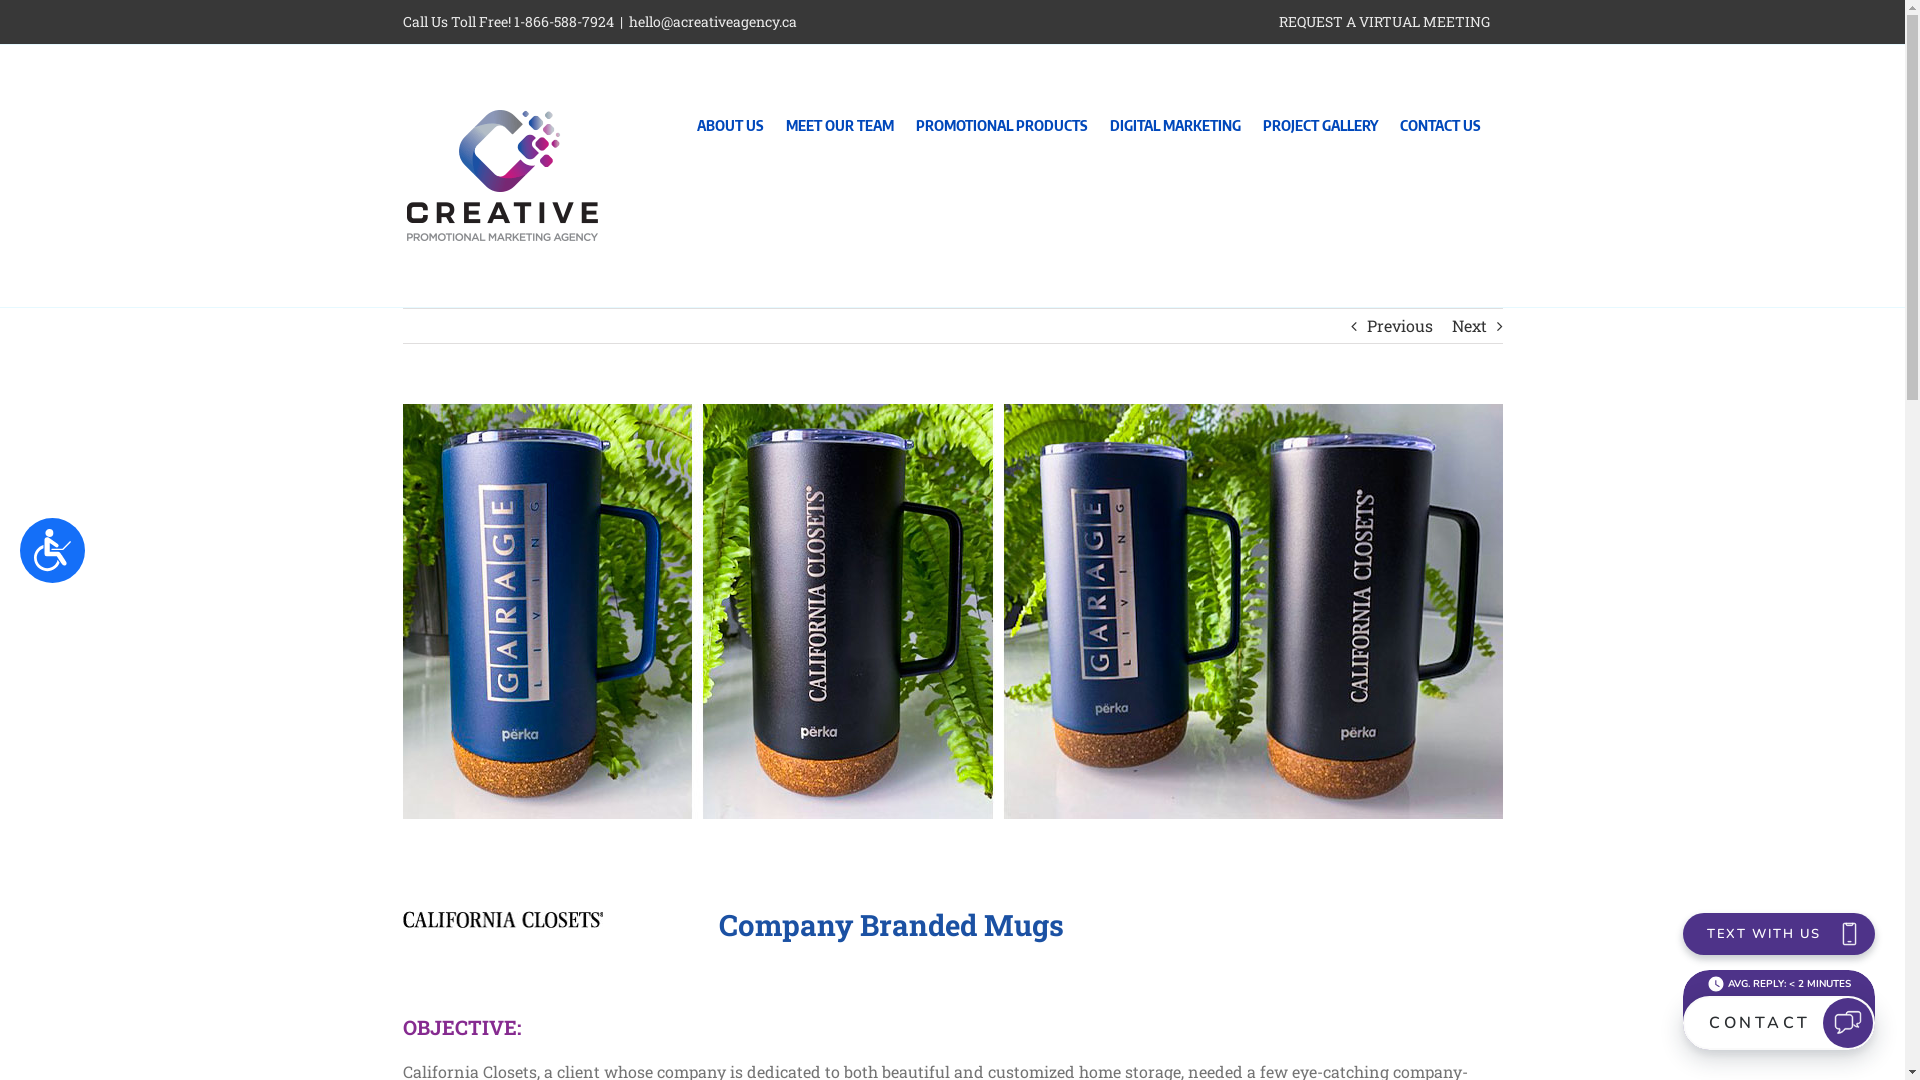  I want to click on 'View Larger Image', so click(950, 610).